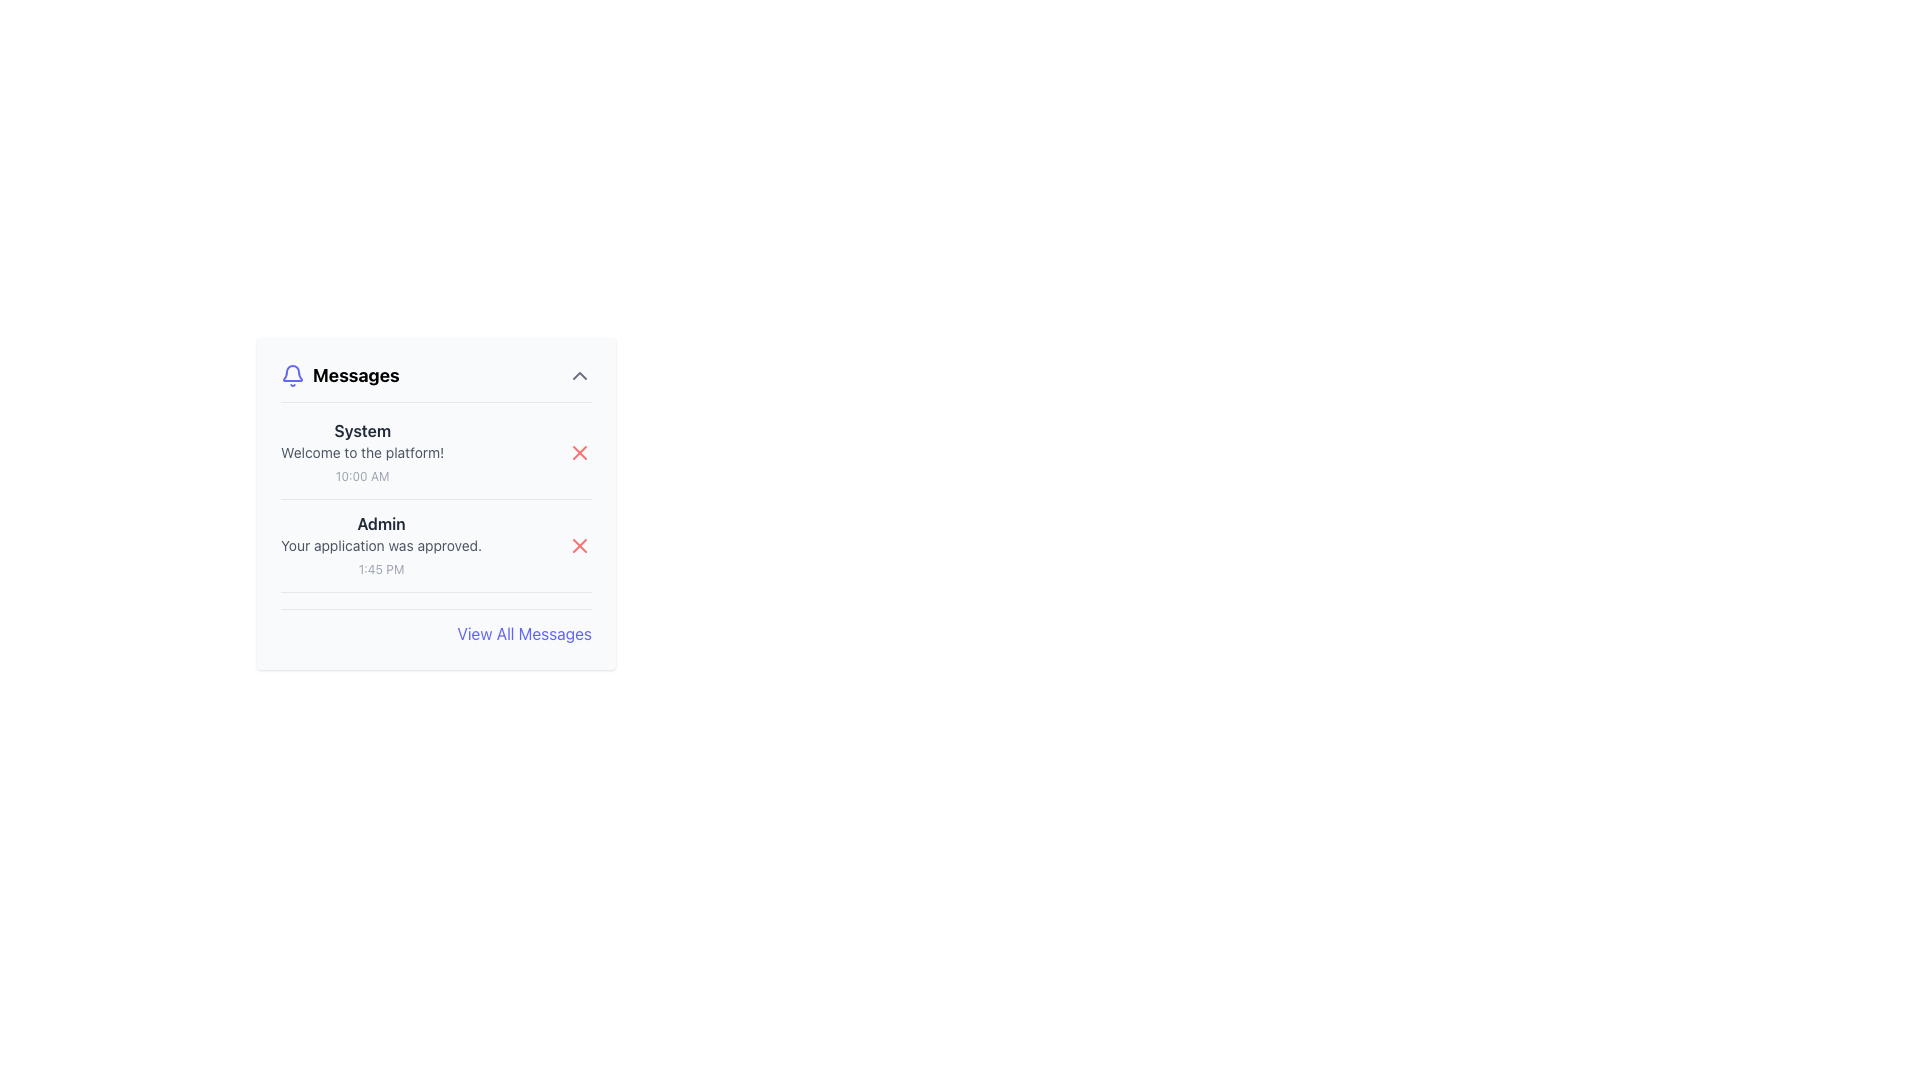 This screenshot has width=1920, height=1080. What do you see at coordinates (524, 633) in the screenshot?
I see `the hyperlink styled with an indigo font color and underlined text that reads 'View All Messages' to trigger hover effects` at bounding box center [524, 633].